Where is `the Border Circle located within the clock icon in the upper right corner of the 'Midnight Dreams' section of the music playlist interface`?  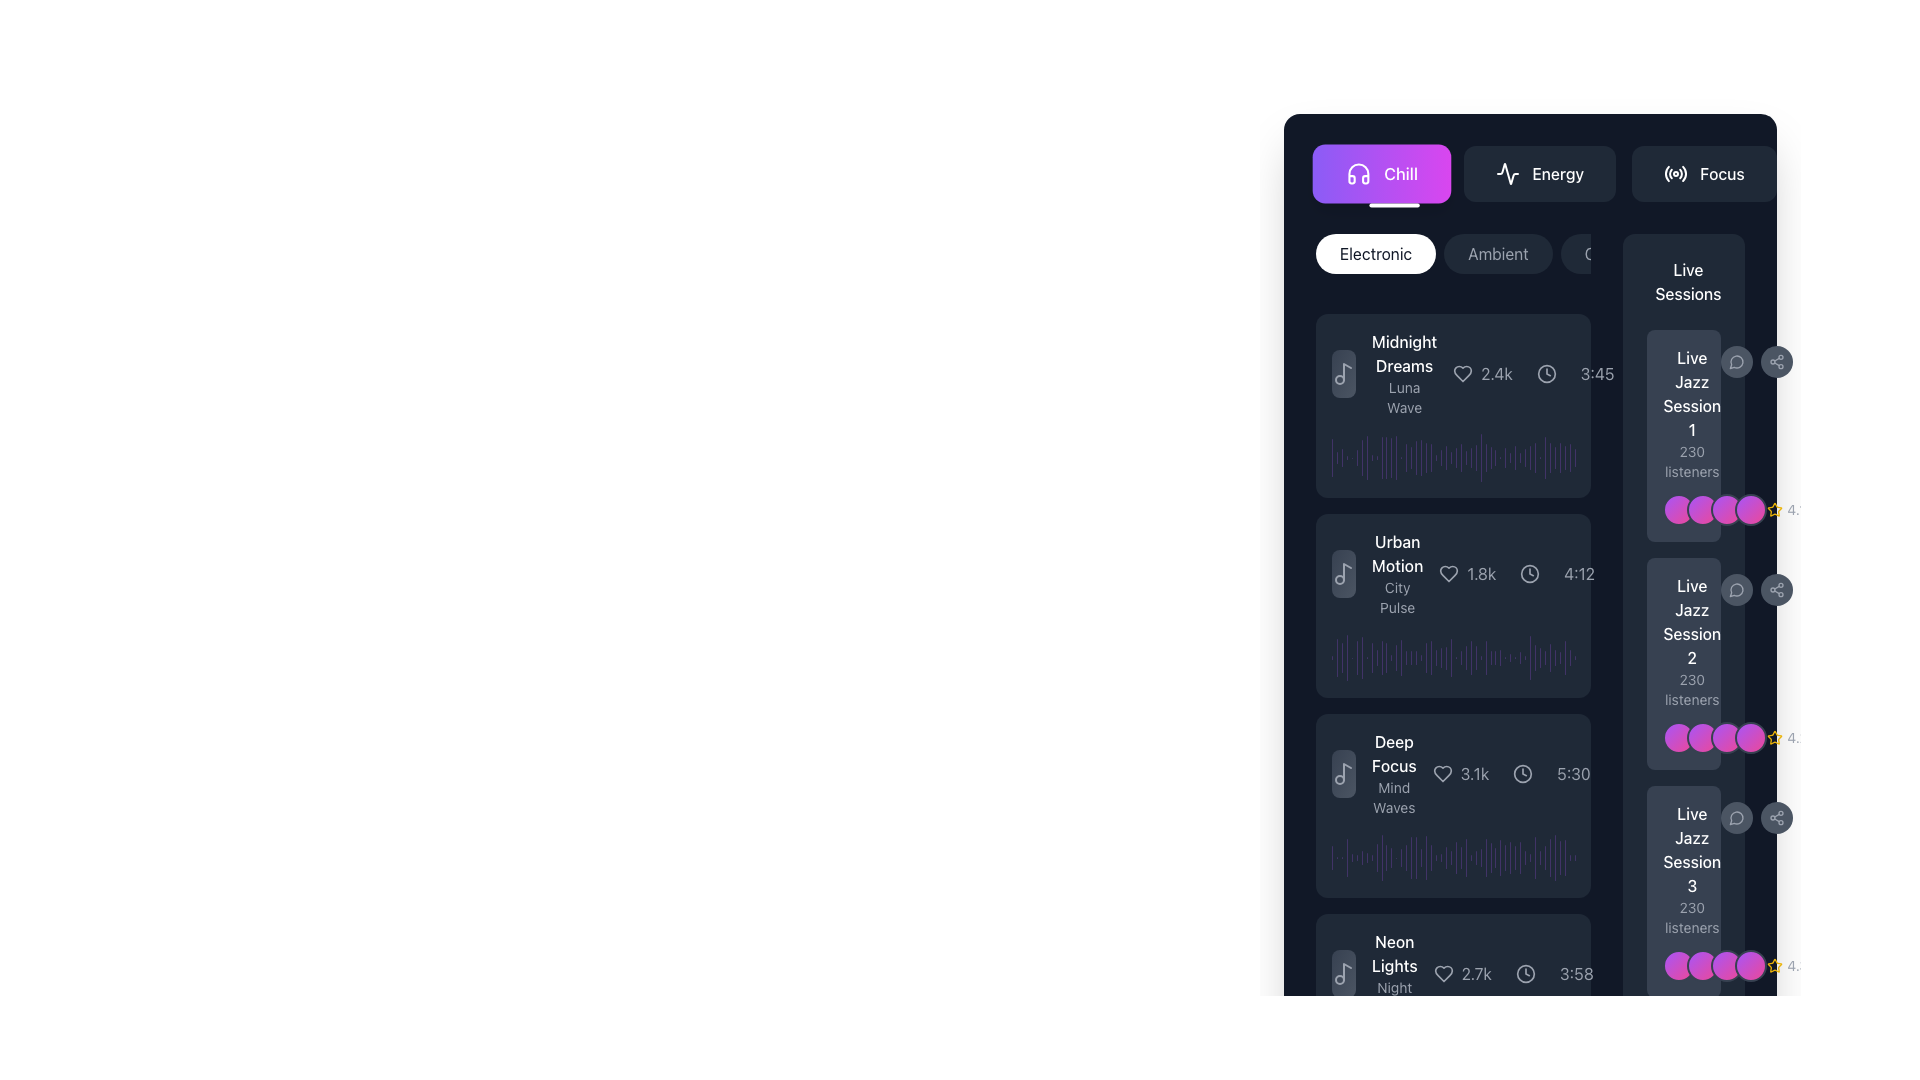 the Border Circle located within the clock icon in the upper right corner of the 'Midnight Dreams' section of the music playlist interface is located at coordinates (1545, 374).